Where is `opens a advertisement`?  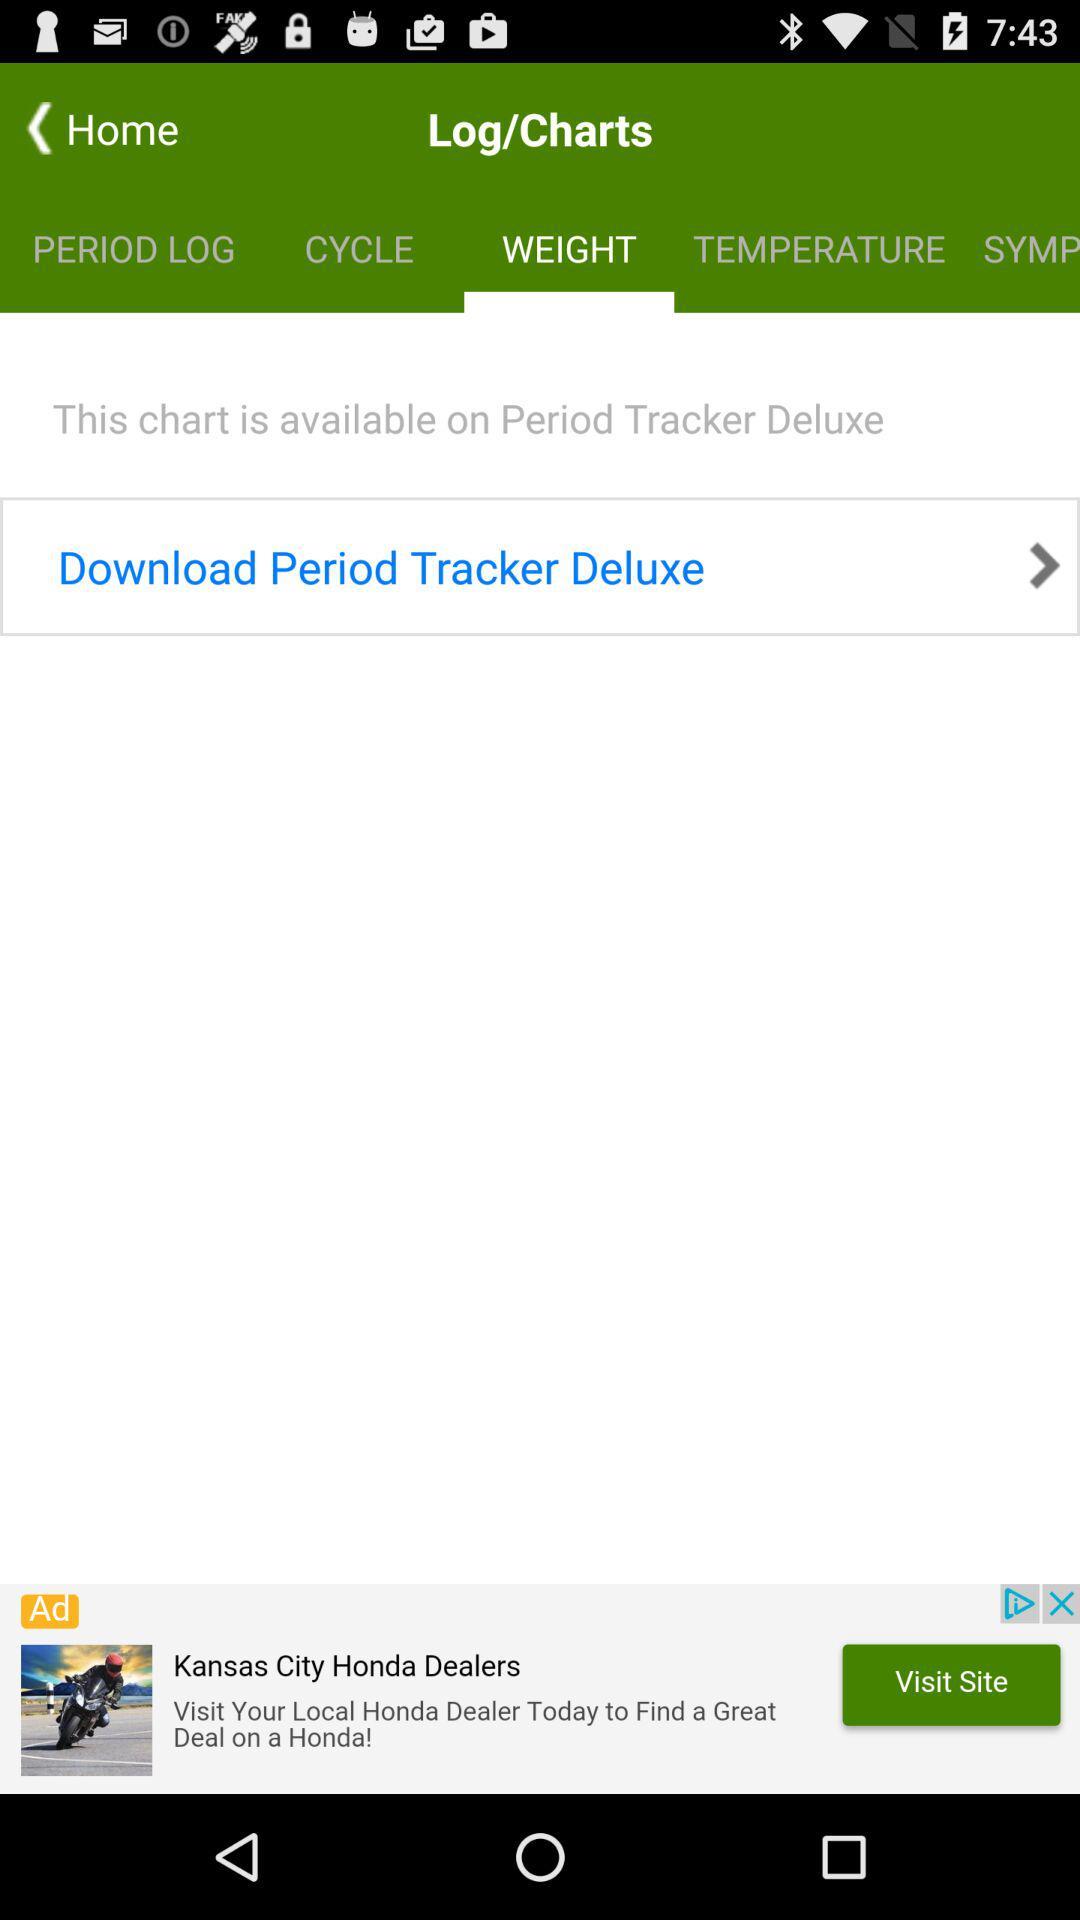 opens a advertisement is located at coordinates (540, 1688).